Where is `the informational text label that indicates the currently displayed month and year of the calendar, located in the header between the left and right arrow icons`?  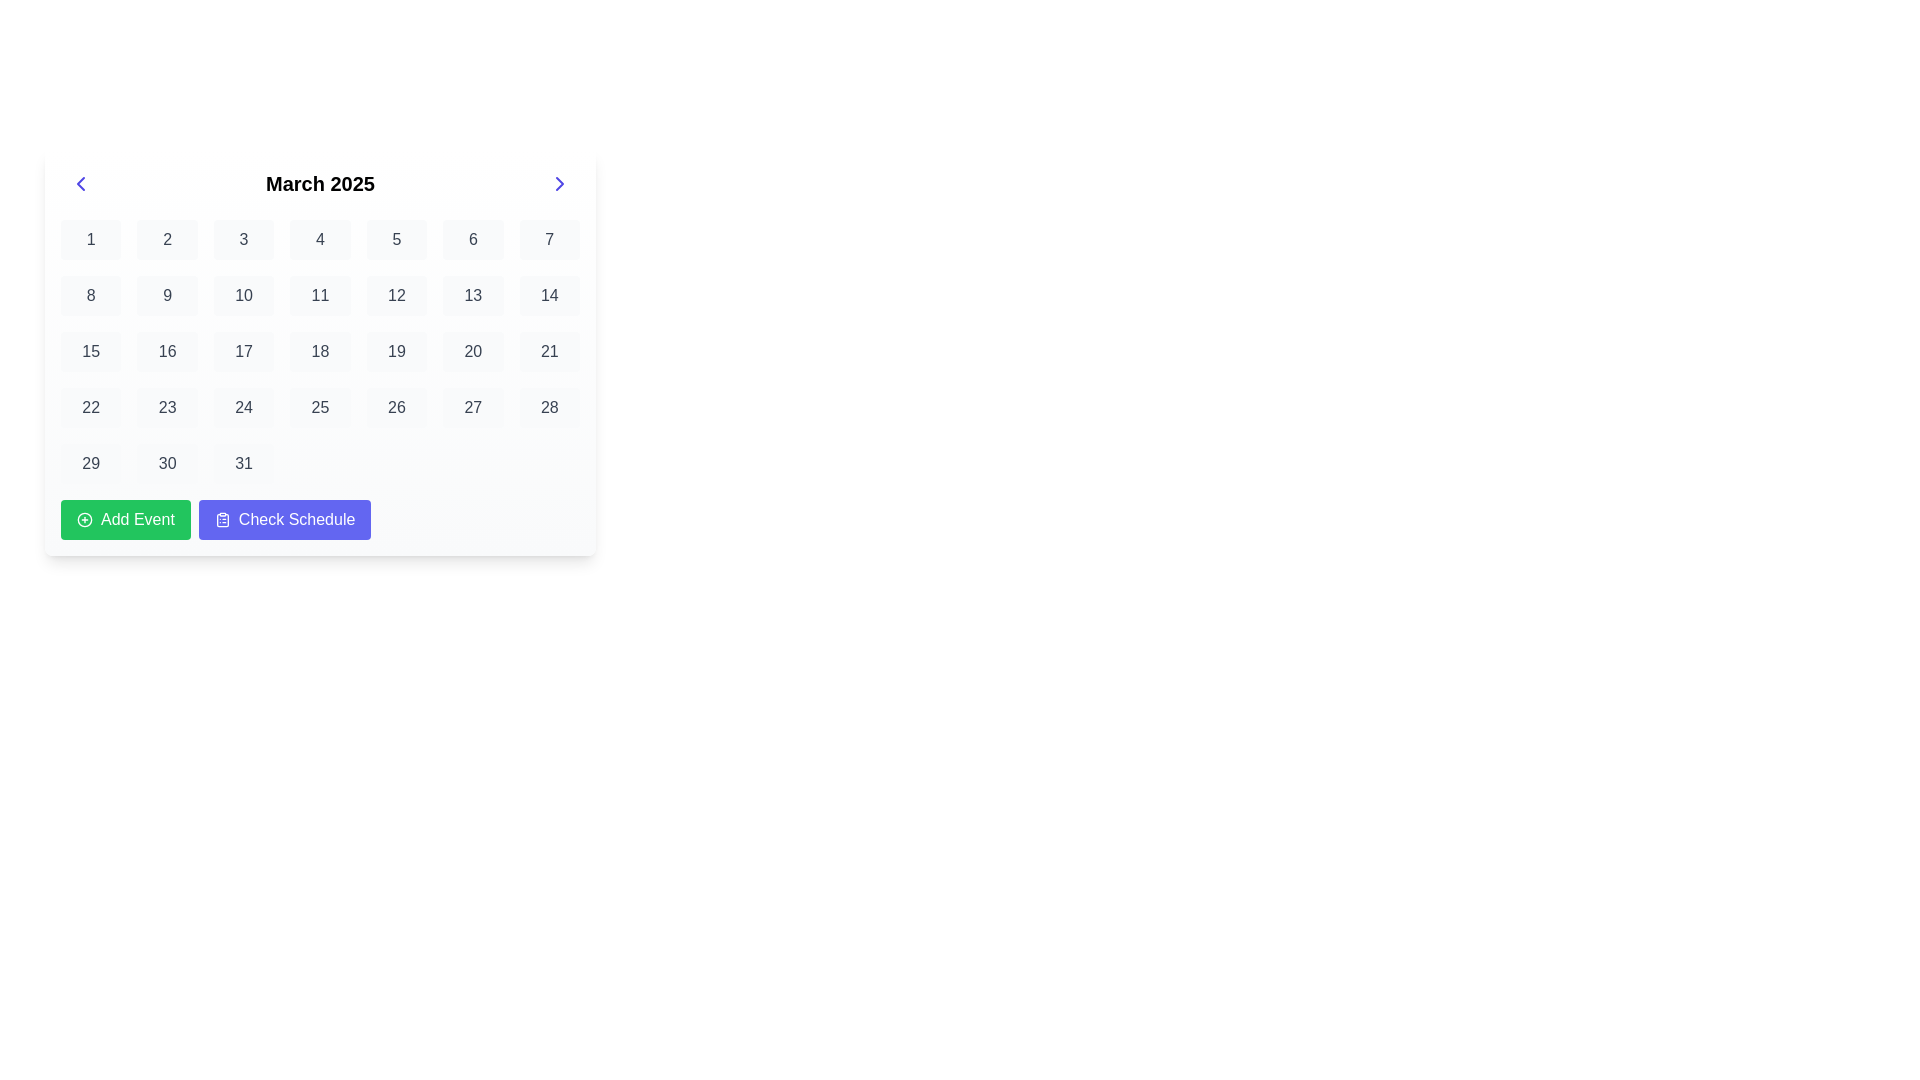 the informational text label that indicates the currently displayed month and year of the calendar, located in the header between the left and right arrow icons is located at coordinates (320, 184).